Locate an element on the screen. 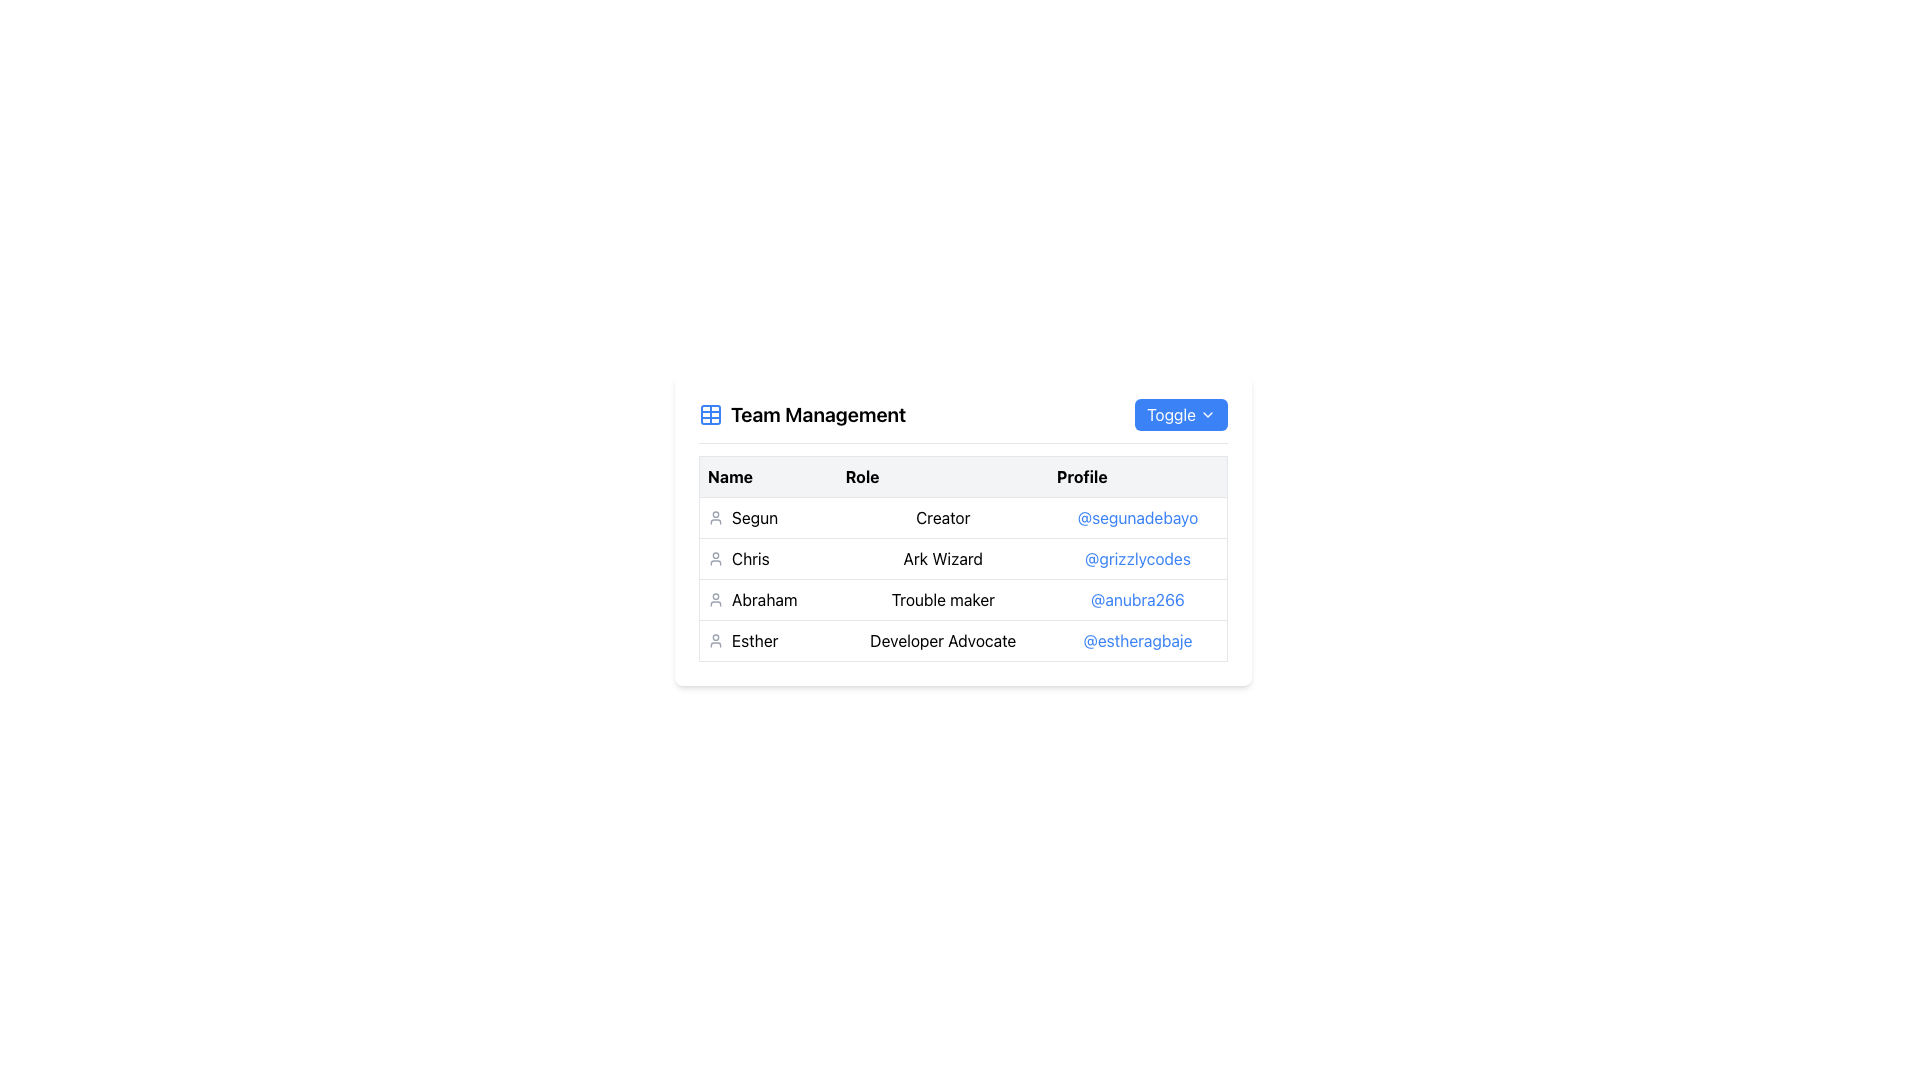 The width and height of the screenshot is (1920, 1080). text label identifying Esther's role in the team management table, located in the 'Role' column adjacent to her name is located at coordinates (942, 640).